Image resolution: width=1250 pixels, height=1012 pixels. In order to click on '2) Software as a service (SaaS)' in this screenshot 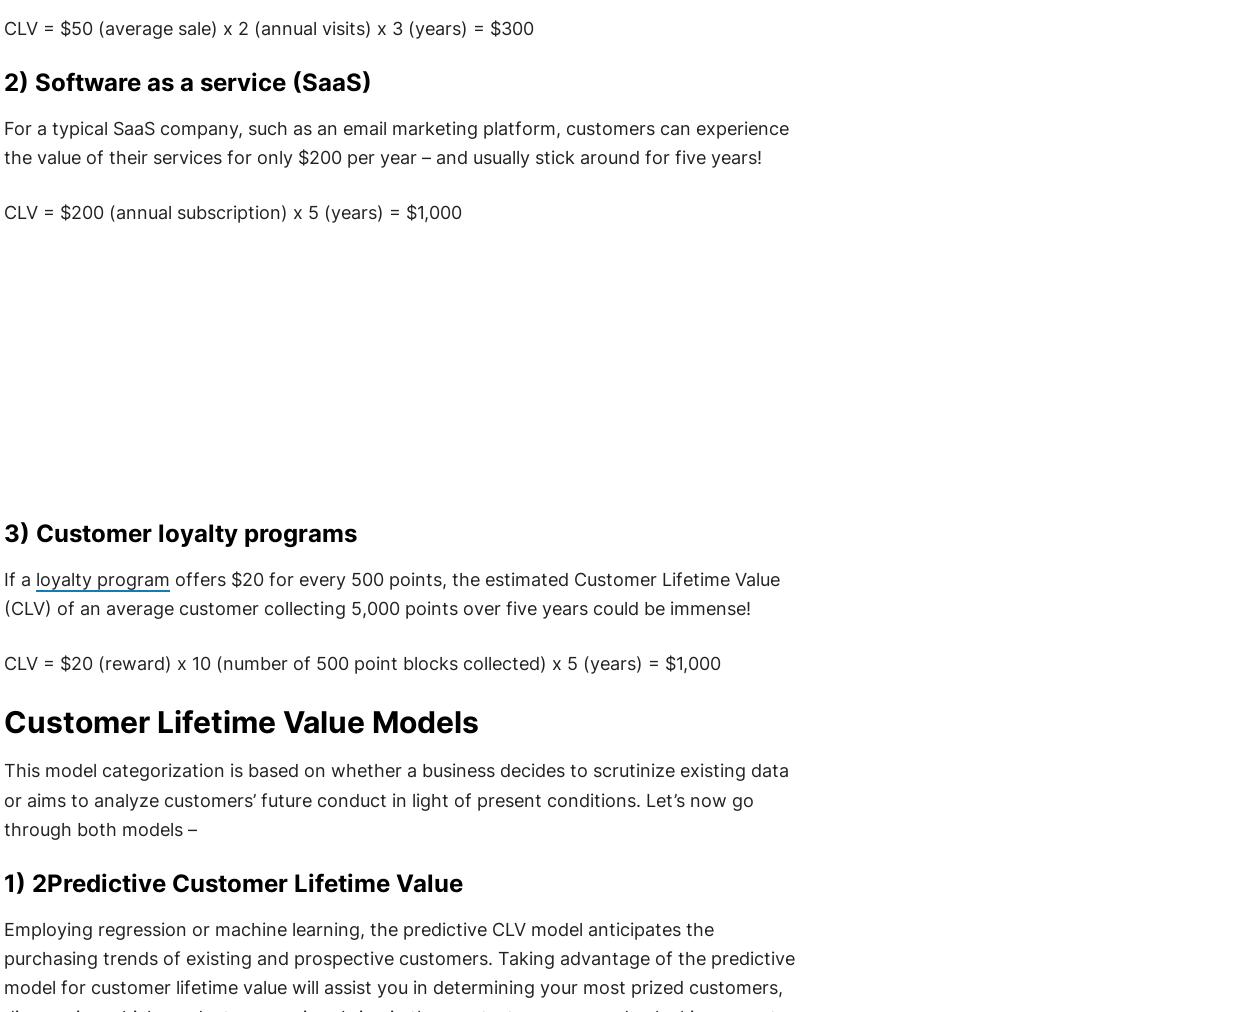, I will do `click(187, 81)`.